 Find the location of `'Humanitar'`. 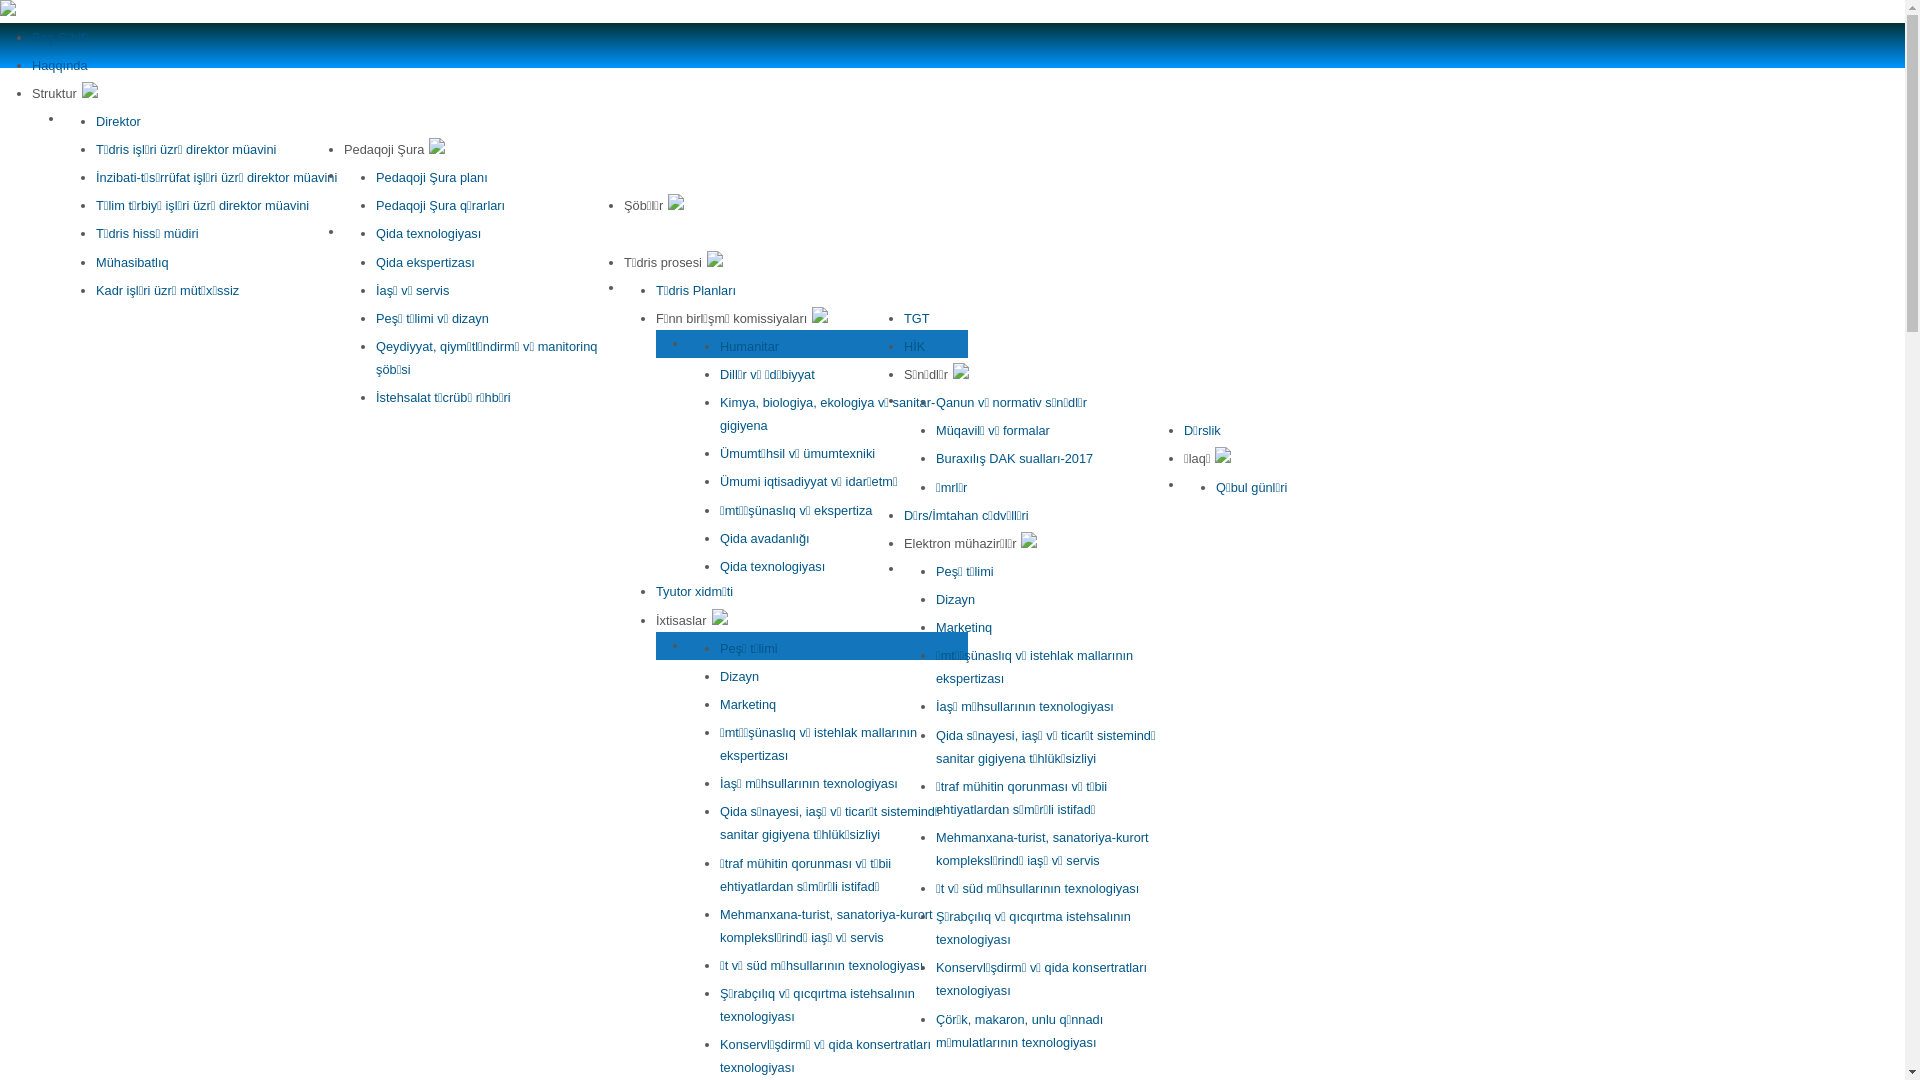

'Humanitar' is located at coordinates (748, 345).